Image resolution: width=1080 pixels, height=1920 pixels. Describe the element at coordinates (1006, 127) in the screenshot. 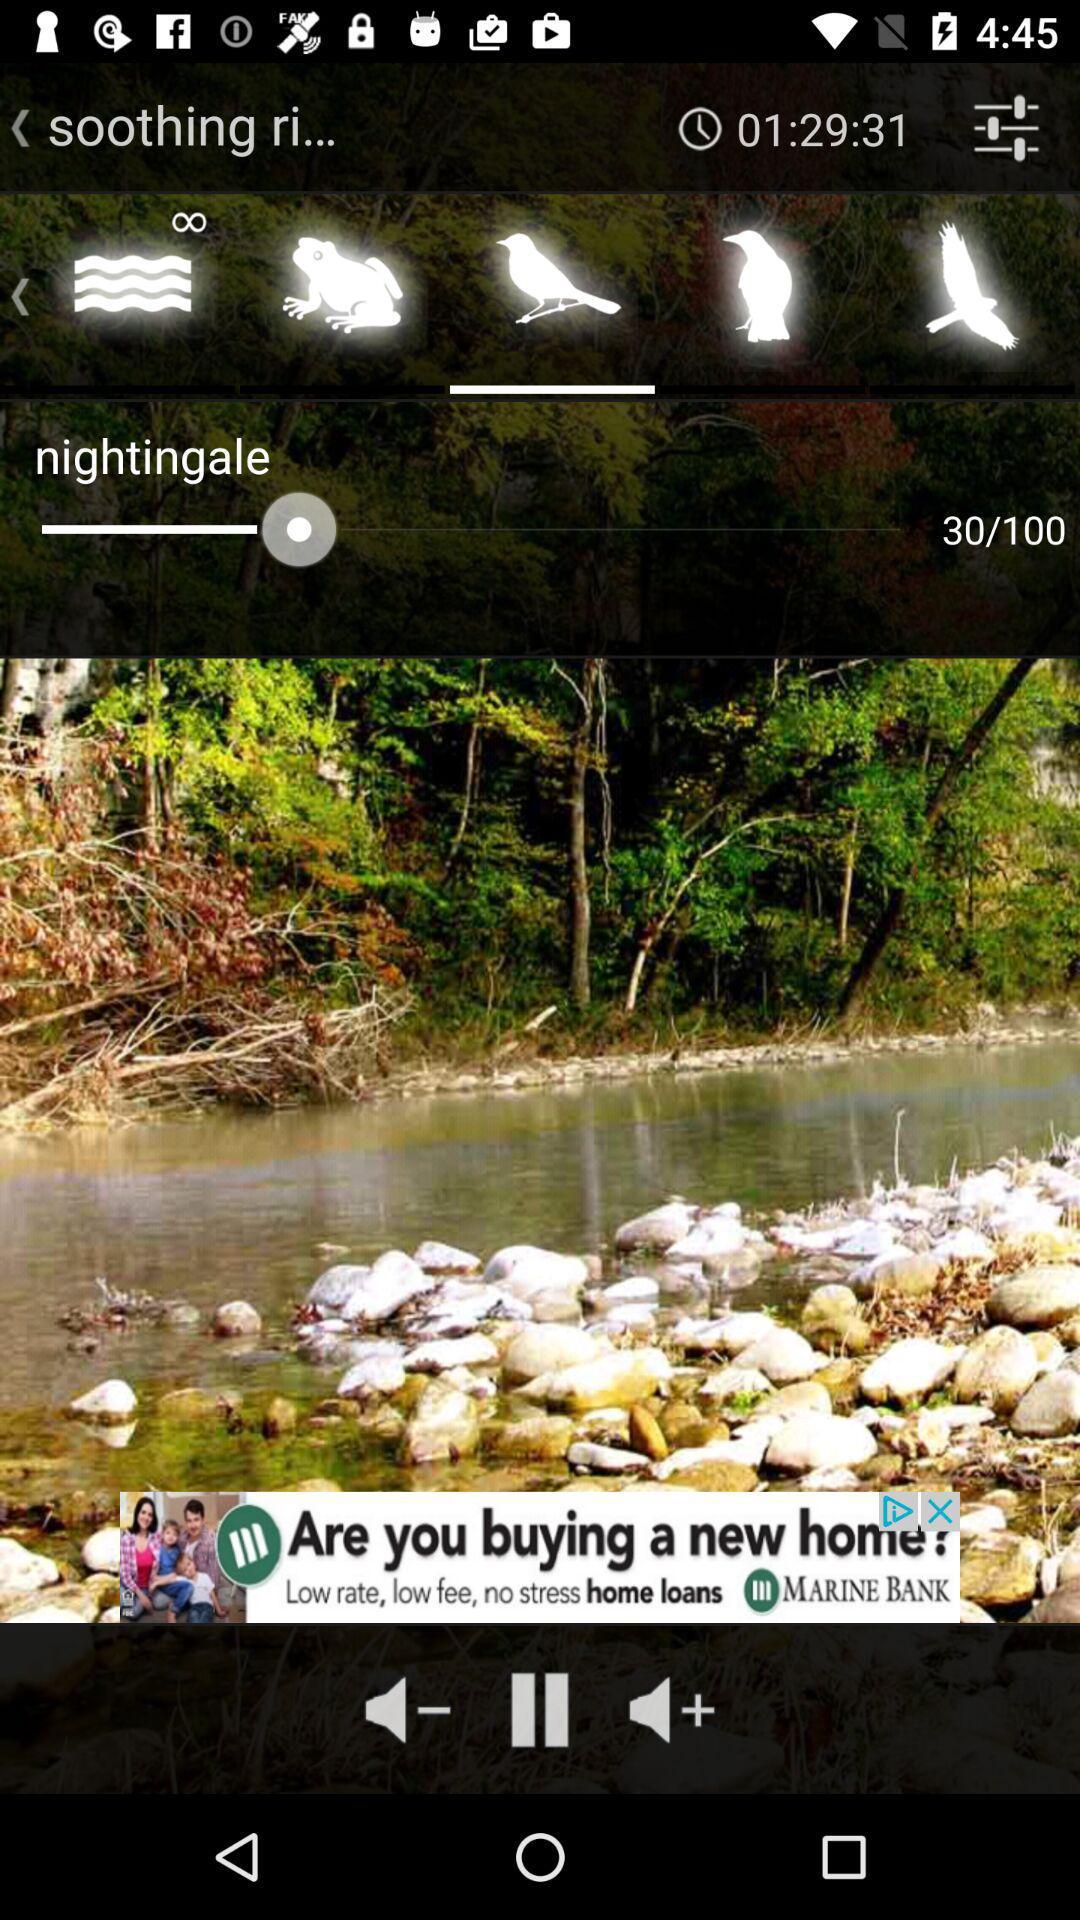

I see `the sliders icon` at that location.